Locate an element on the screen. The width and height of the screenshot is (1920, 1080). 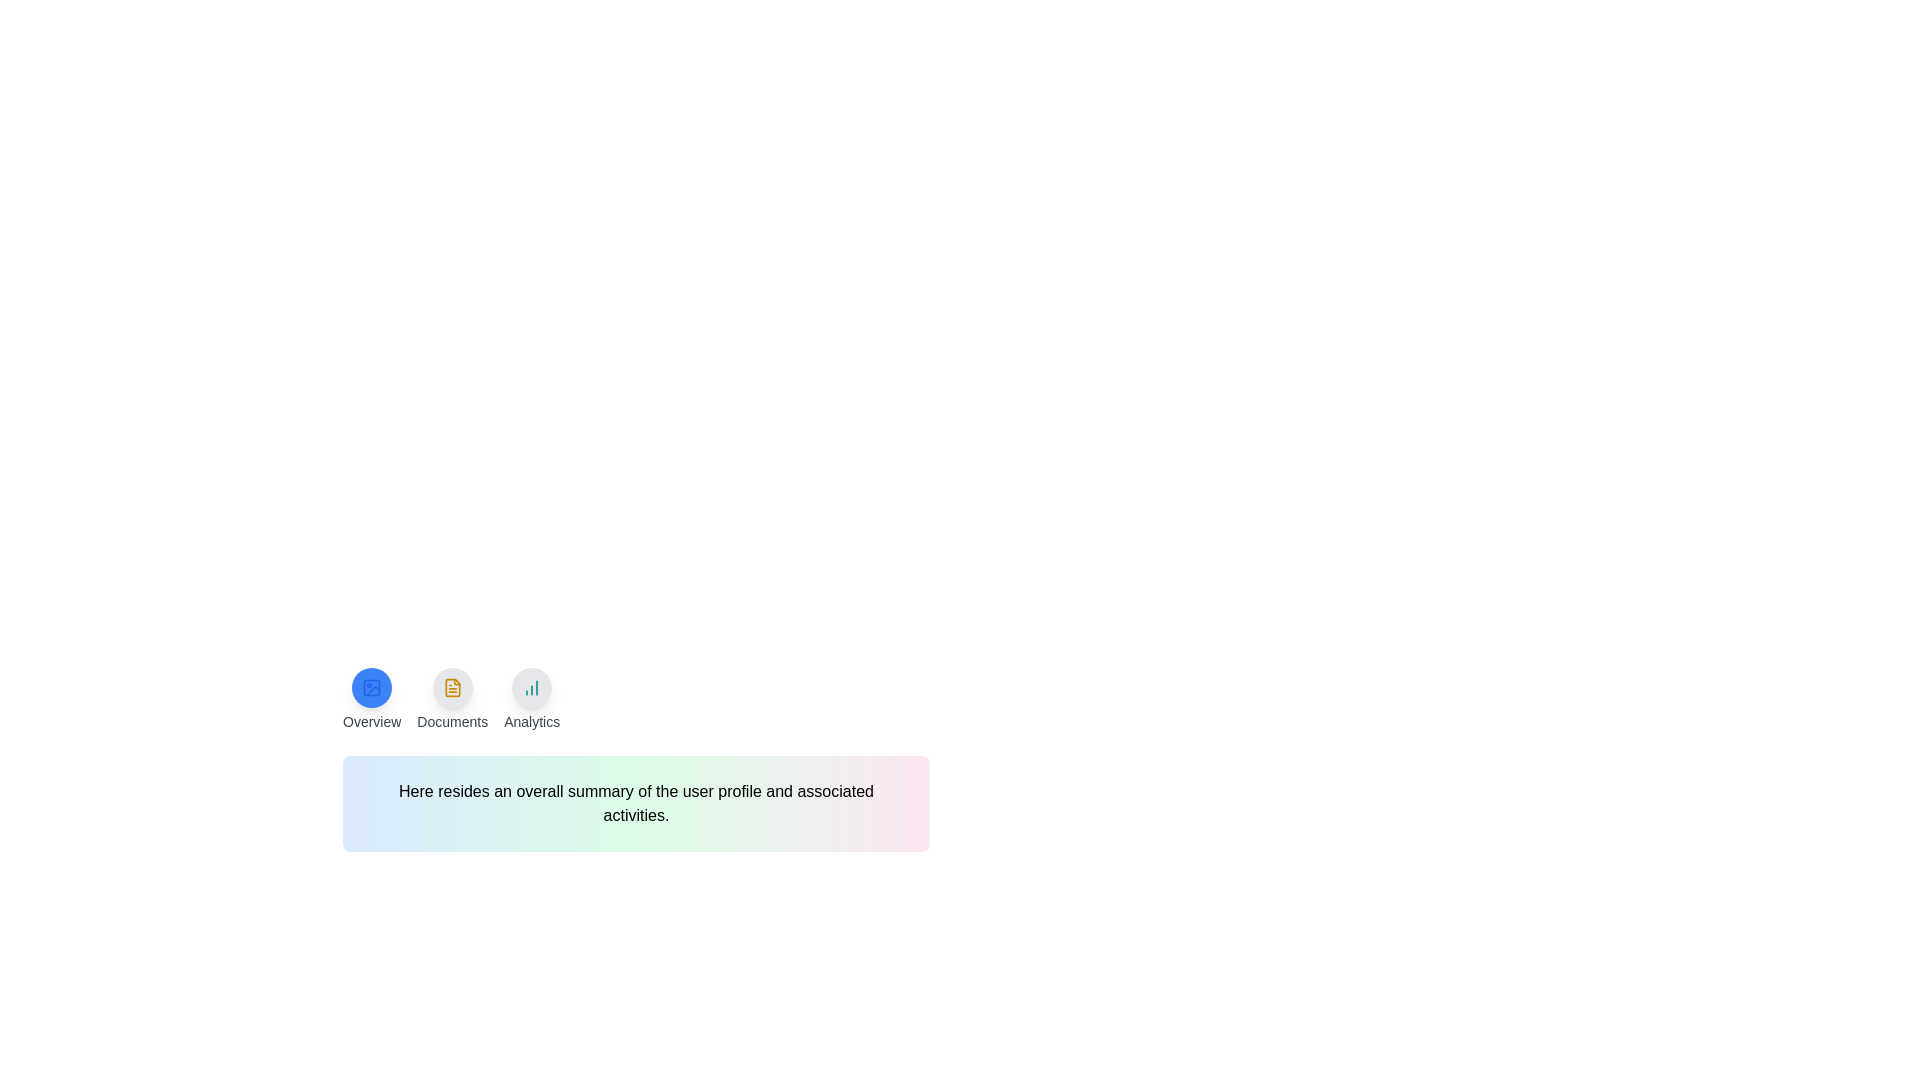
the text label displaying 'Documents', which is styled in gray color and is positioned beneath an icon in a vertical alignment with other category indicators is located at coordinates (451, 721).